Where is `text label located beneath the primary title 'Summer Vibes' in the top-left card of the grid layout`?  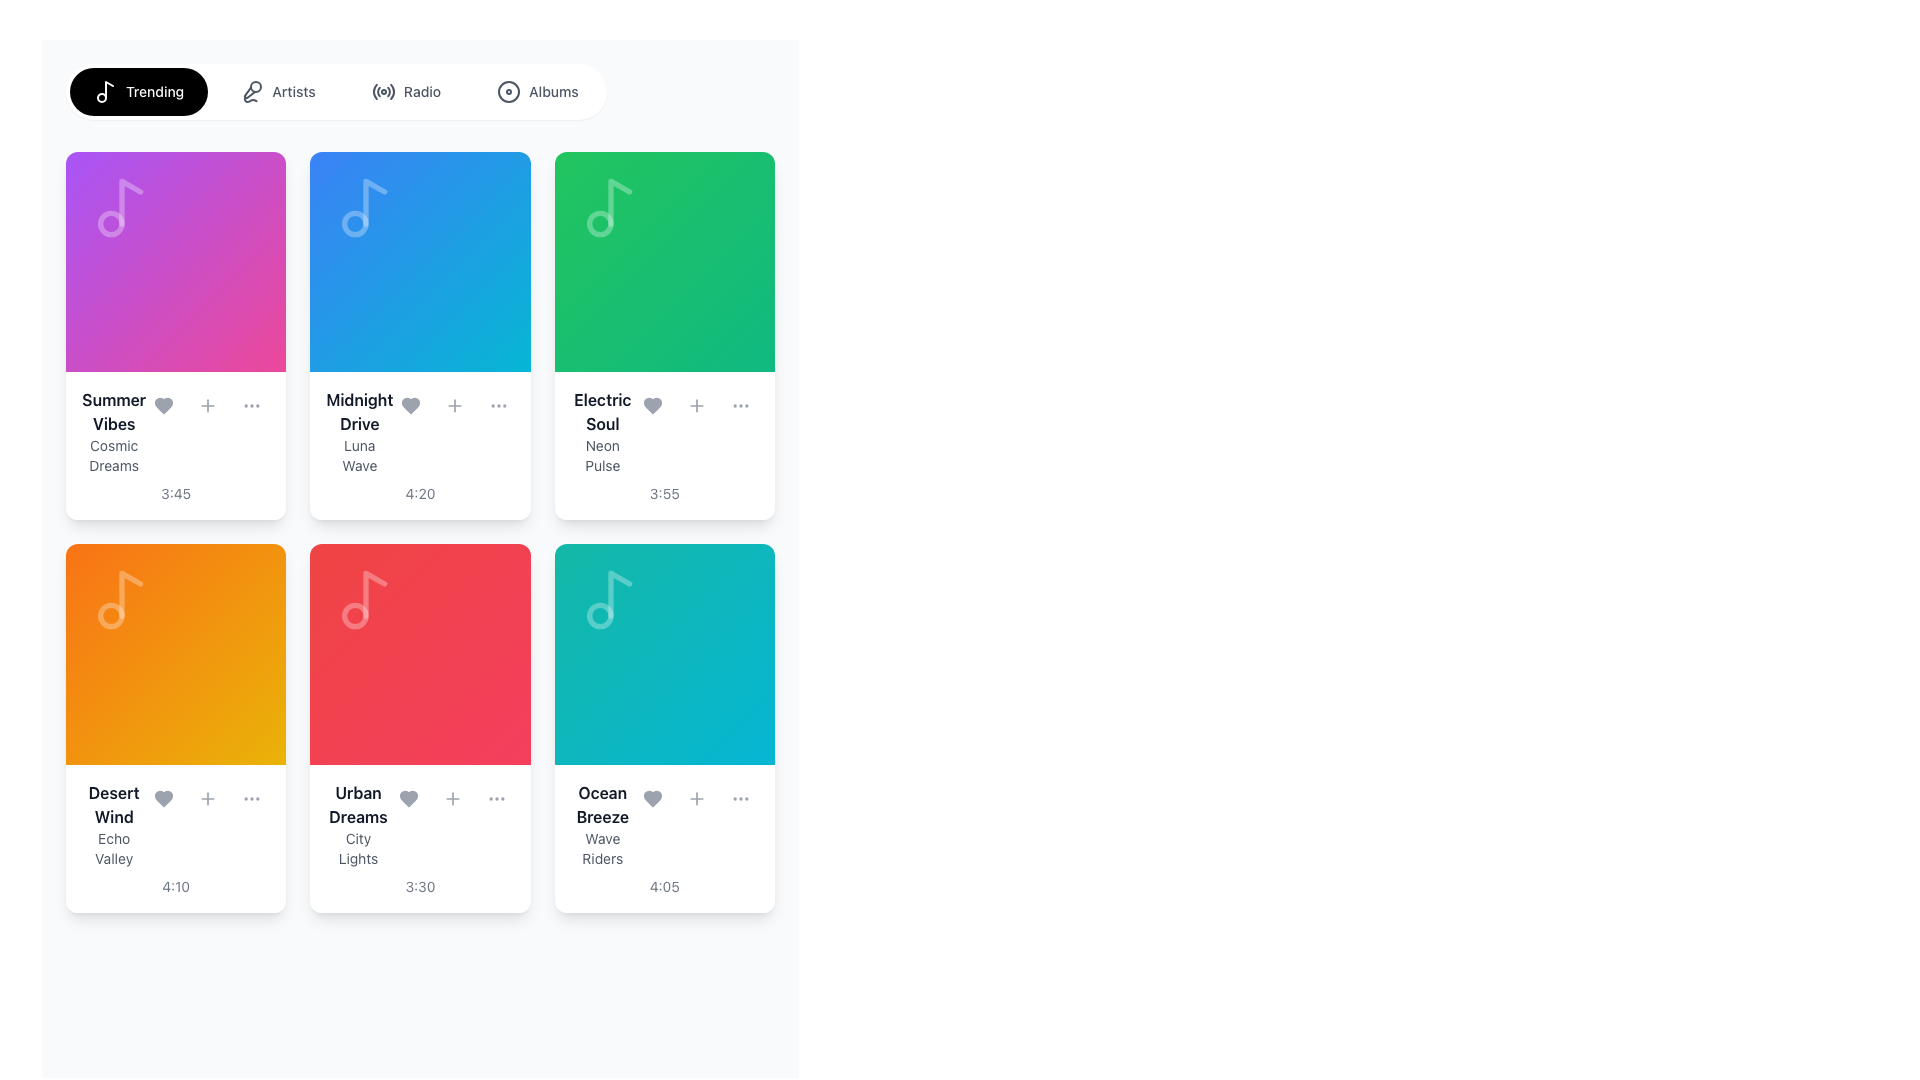
text label located beneath the primary title 'Summer Vibes' in the top-left card of the grid layout is located at coordinates (113, 456).